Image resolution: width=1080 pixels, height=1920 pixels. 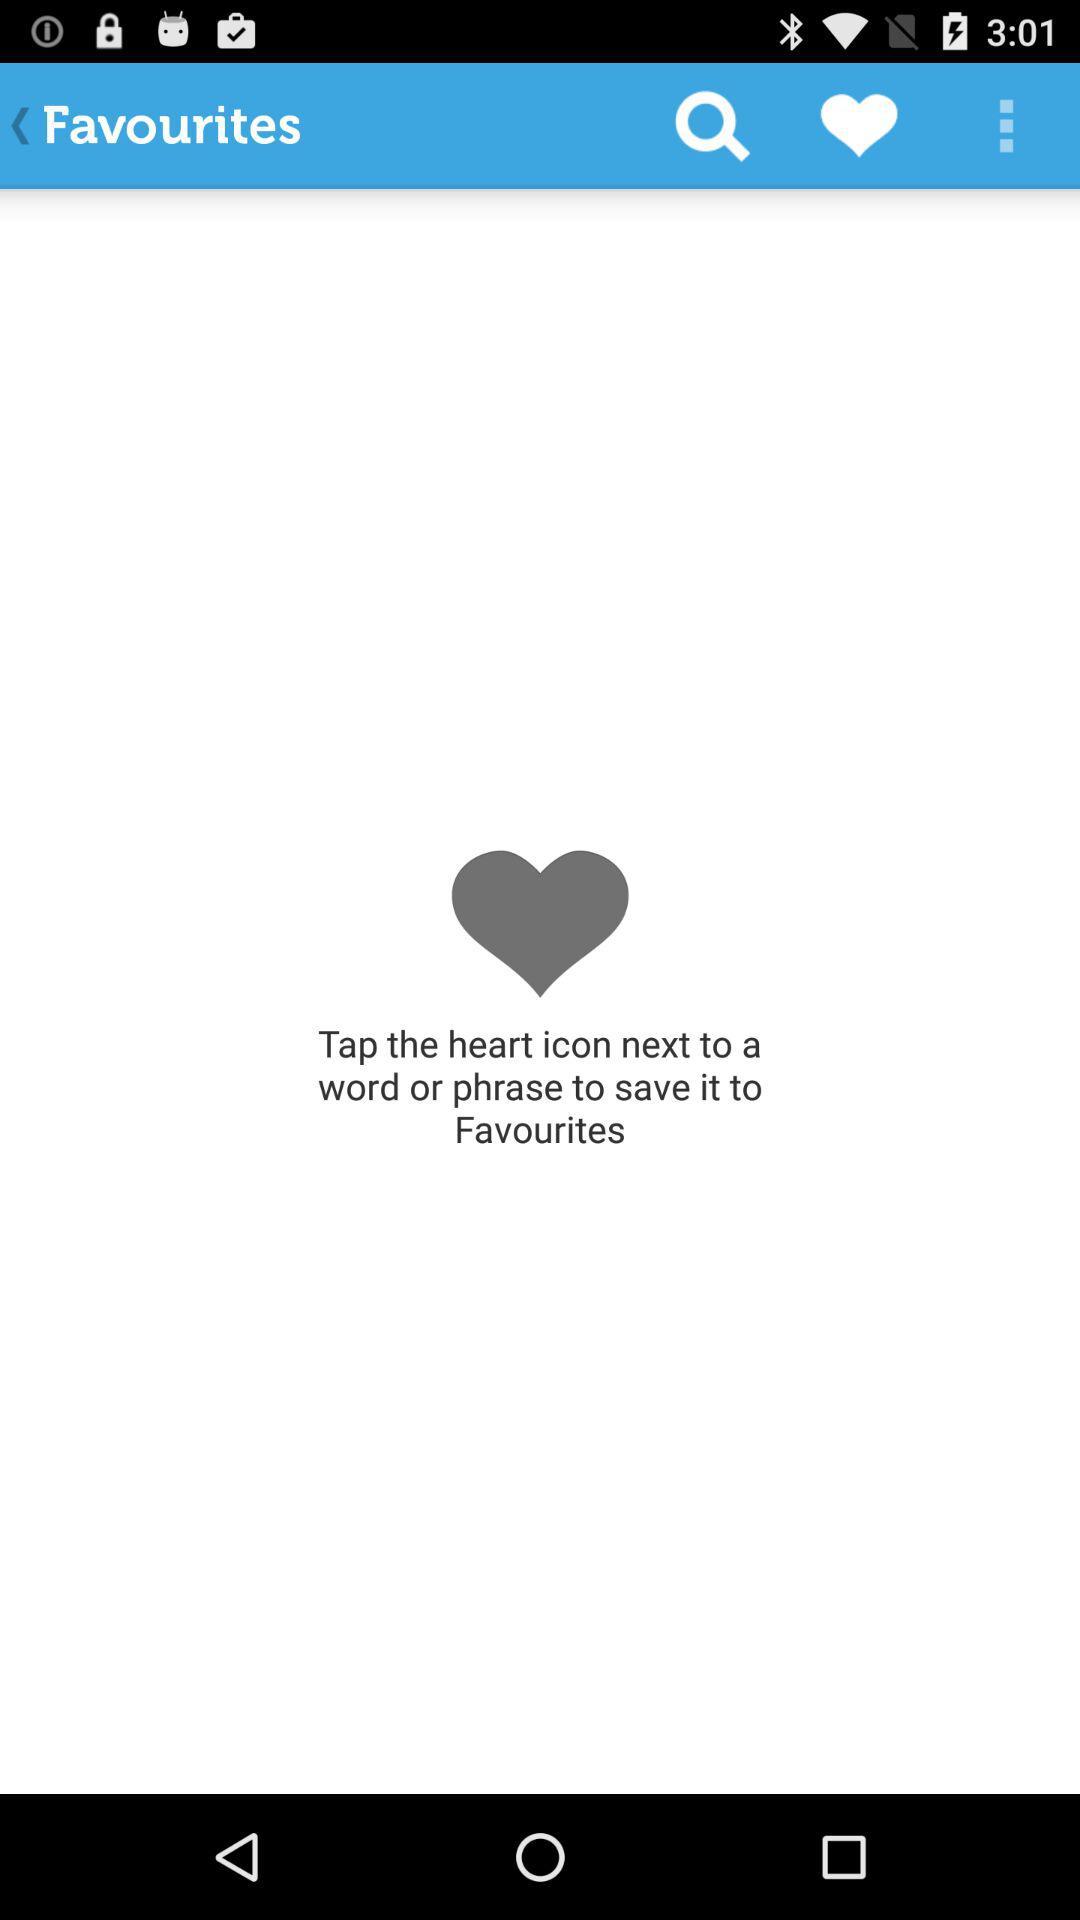 What do you see at coordinates (711, 124) in the screenshot?
I see `the app to the right of favourites app` at bounding box center [711, 124].